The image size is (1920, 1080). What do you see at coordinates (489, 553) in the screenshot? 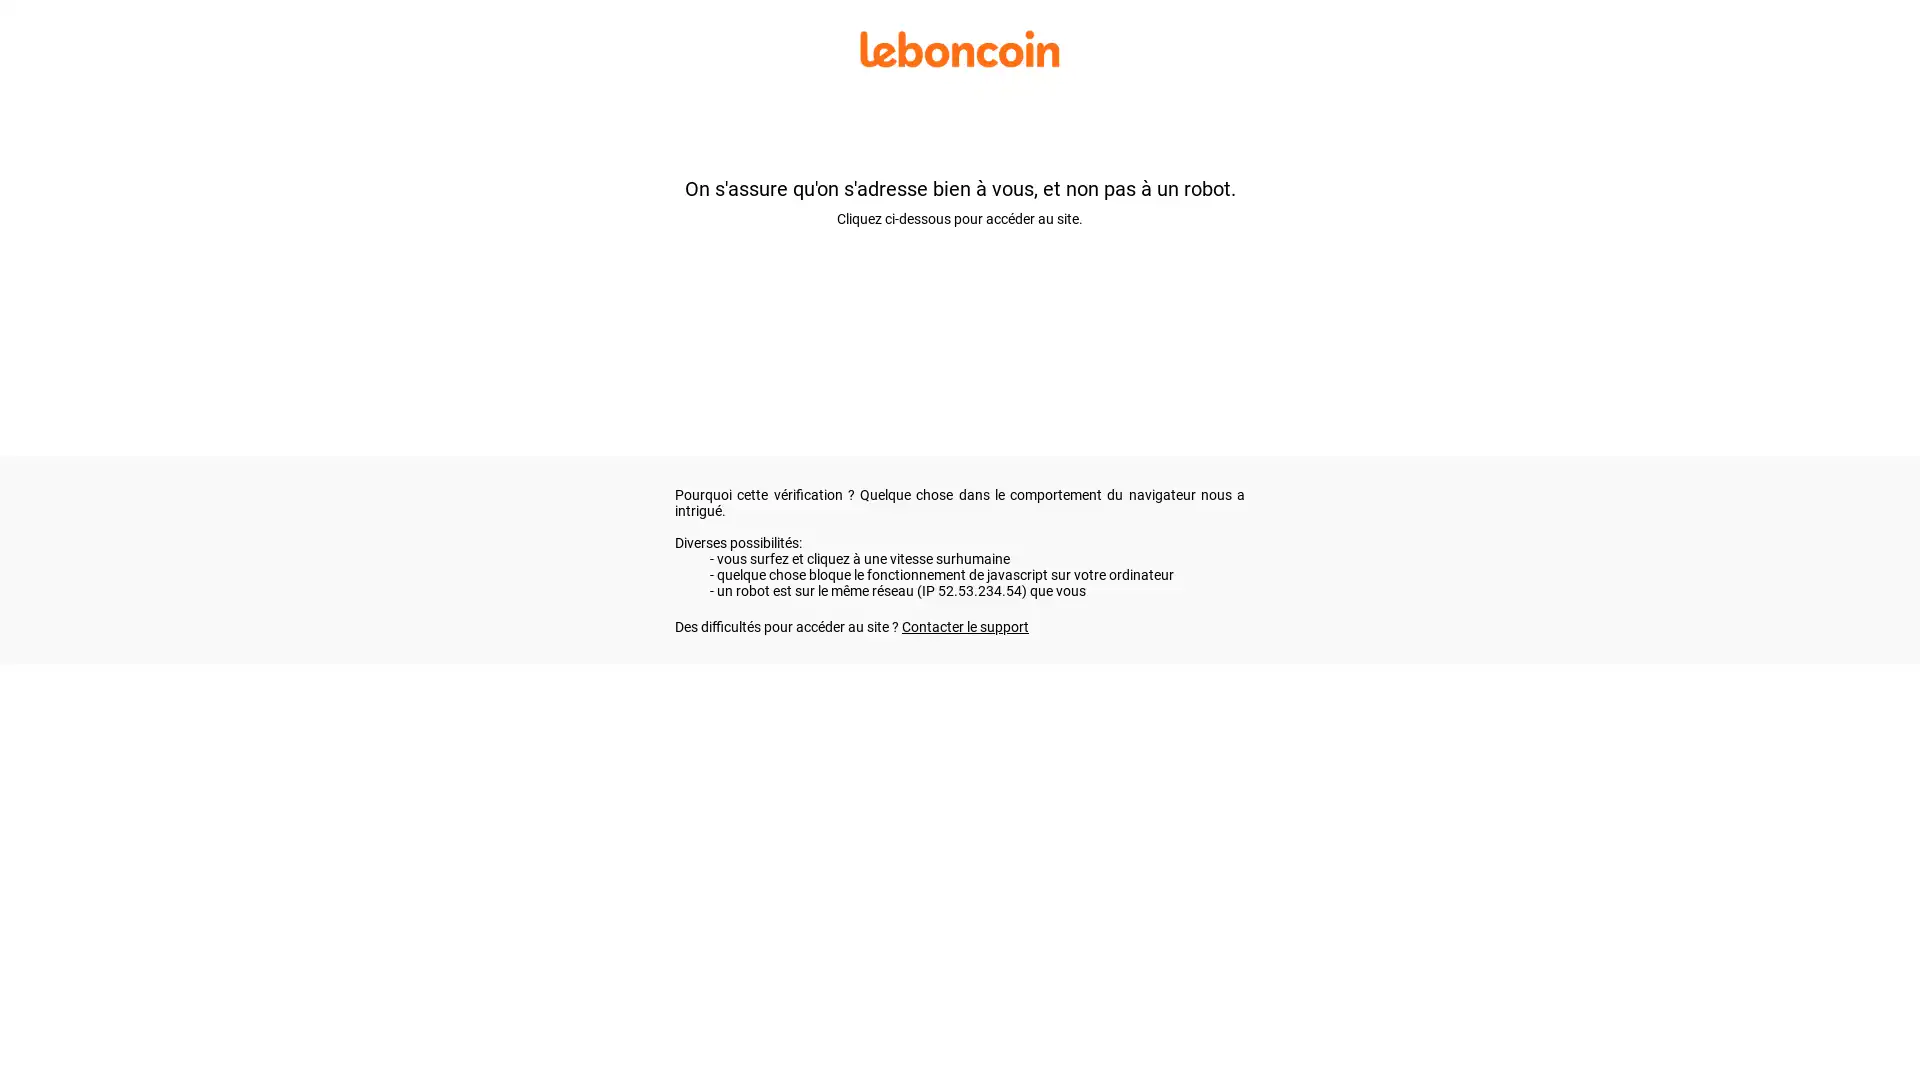
I see `Precedent` at bounding box center [489, 553].